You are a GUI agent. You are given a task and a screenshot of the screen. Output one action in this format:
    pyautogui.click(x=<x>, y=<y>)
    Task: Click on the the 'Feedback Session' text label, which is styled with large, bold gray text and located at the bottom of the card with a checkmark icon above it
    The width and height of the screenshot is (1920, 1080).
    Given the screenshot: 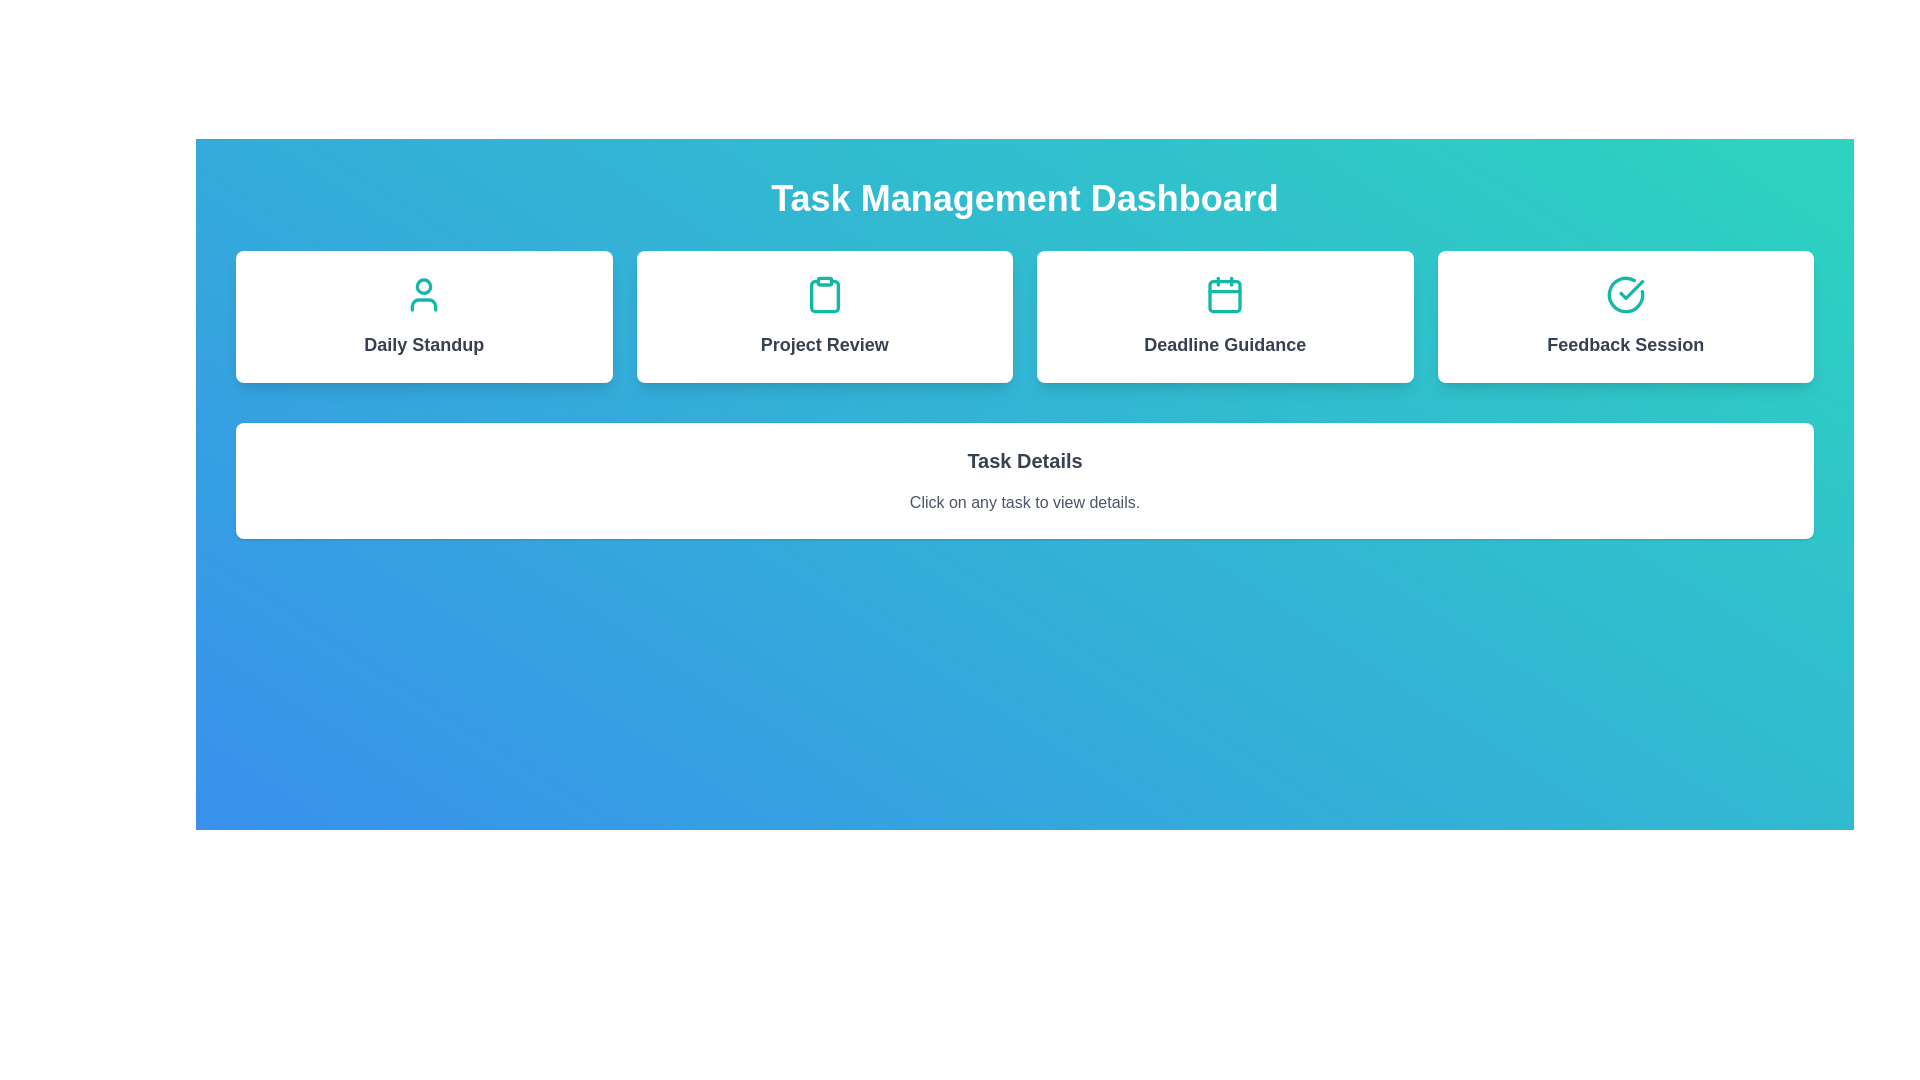 What is the action you would take?
    pyautogui.click(x=1625, y=343)
    